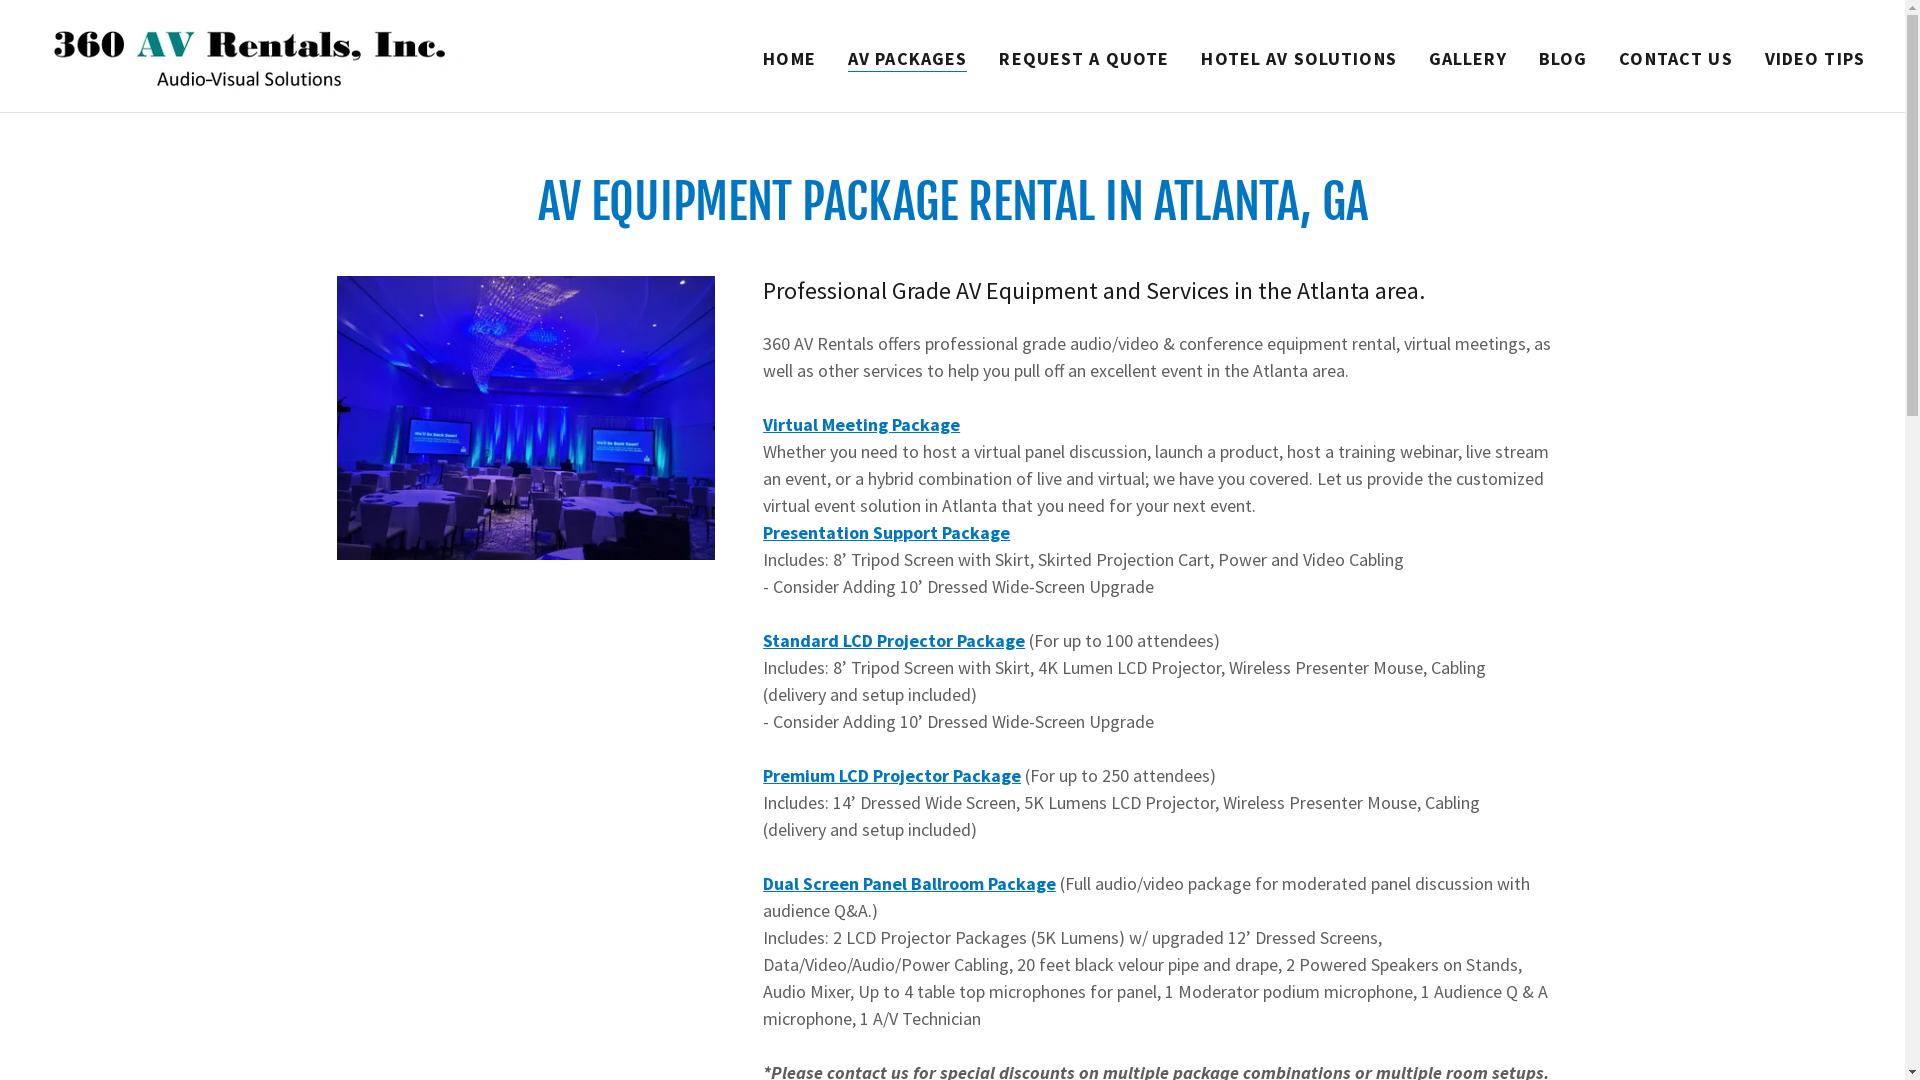 Image resolution: width=1920 pixels, height=1080 pixels. What do you see at coordinates (1675, 56) in the screenshot?
I see `'CONTACT US'` at bounding box center [1675, 56].